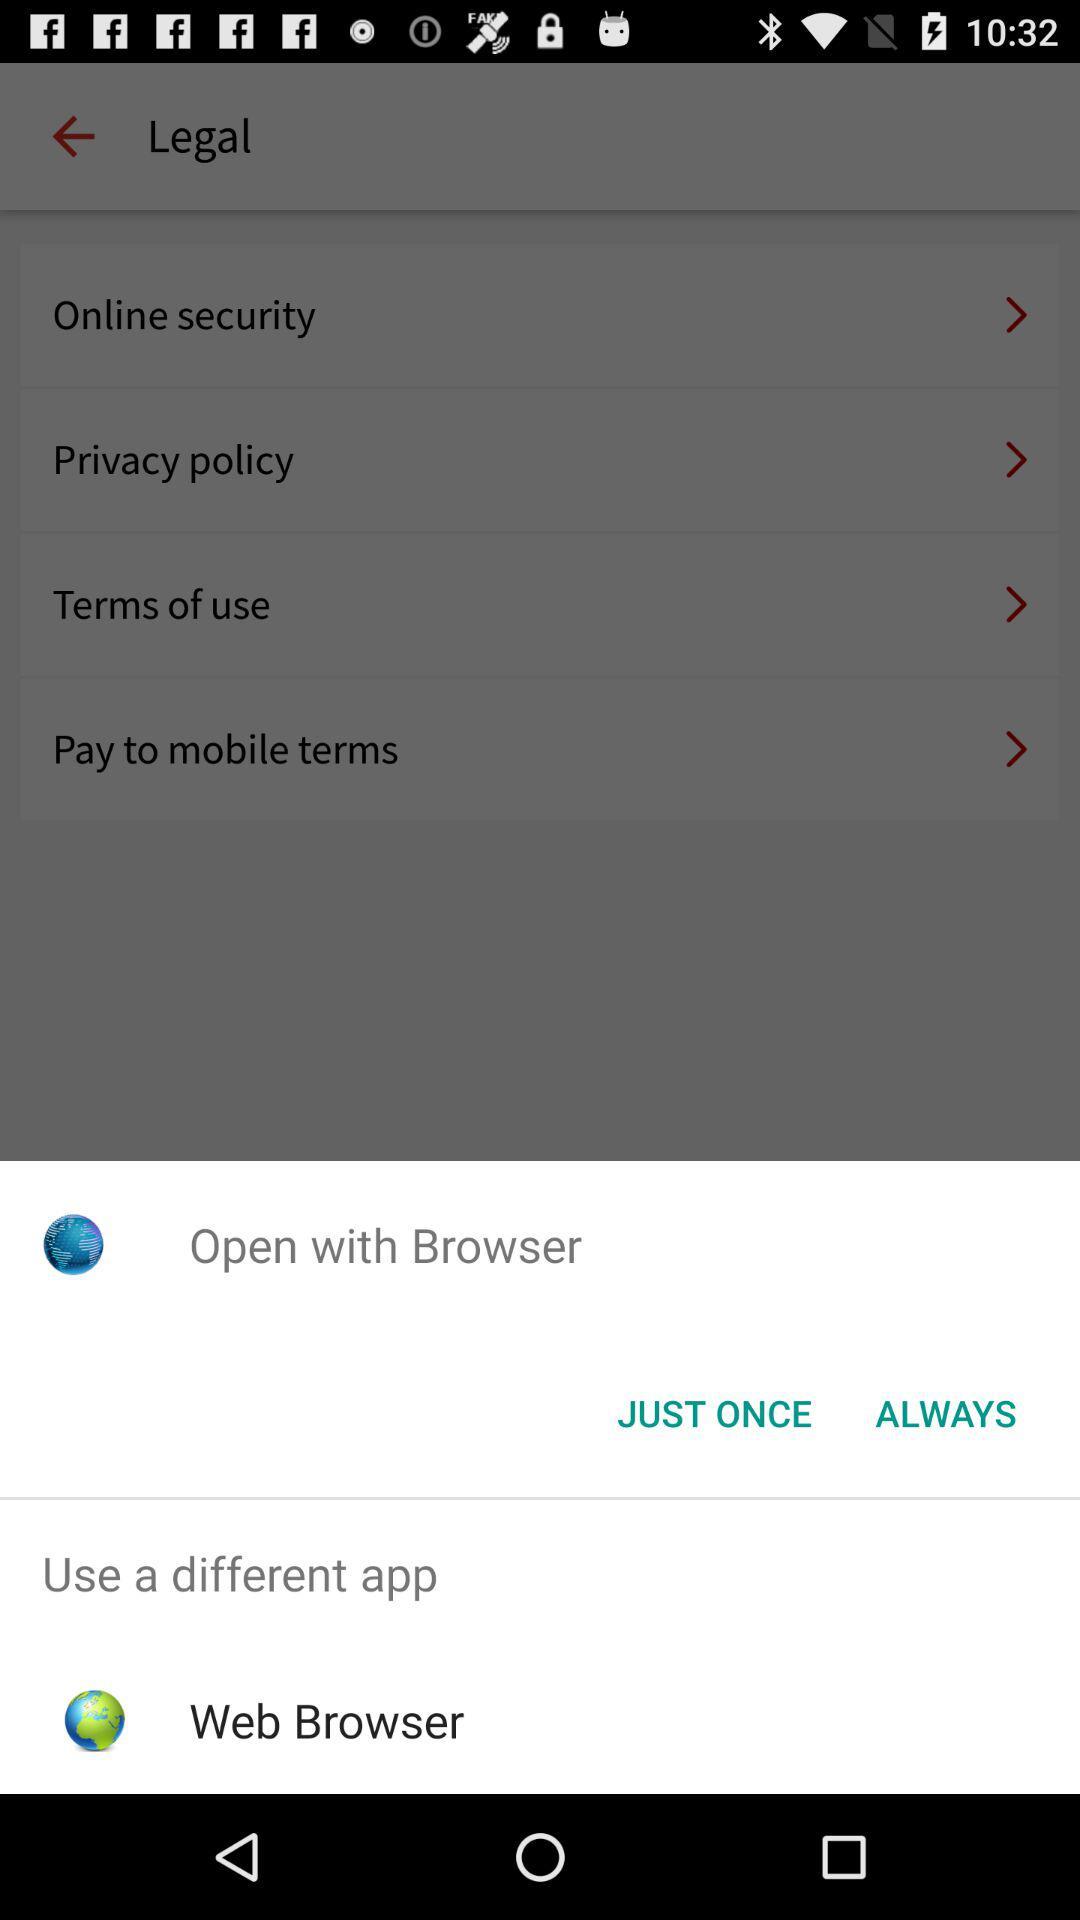  Describe the element at coordinates (713, 1411) in the screenshot. I see `item below open with browser` at that location.